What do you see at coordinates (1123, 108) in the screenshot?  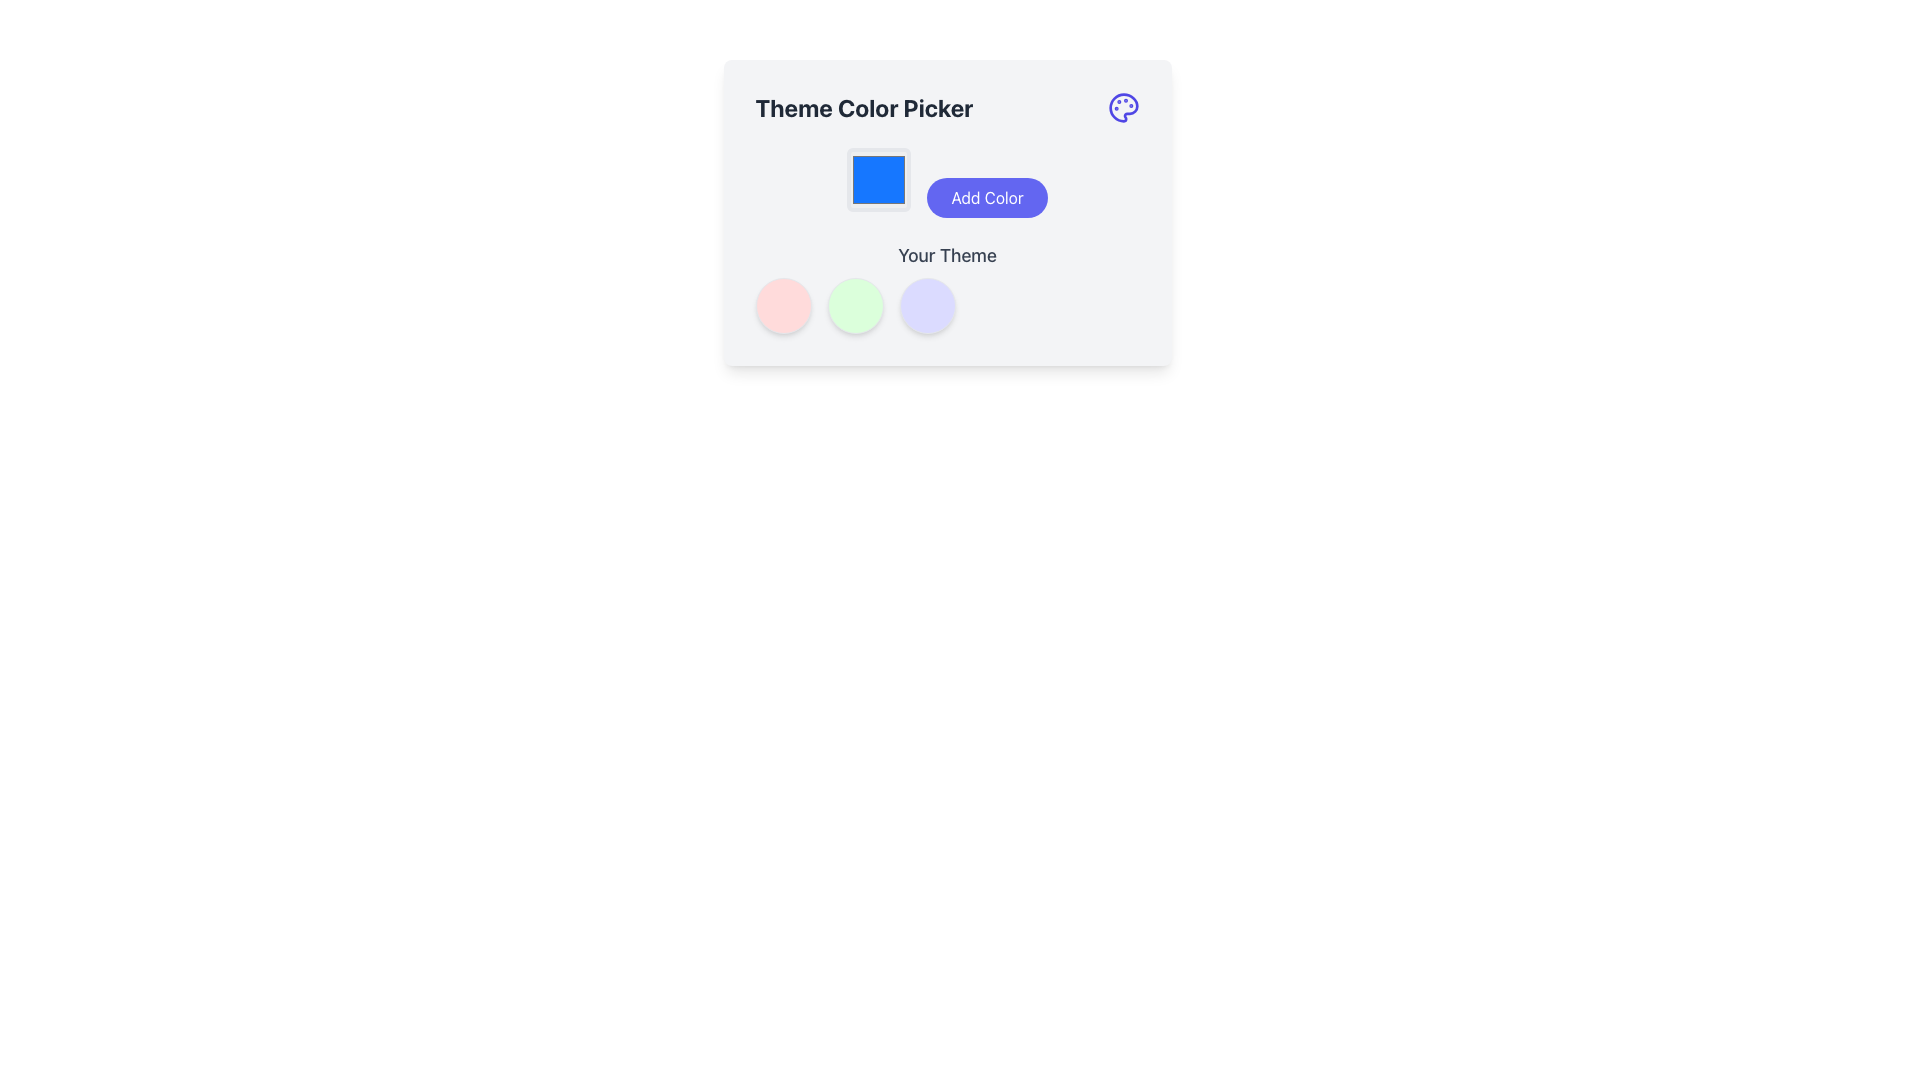 I see `the main body of the graphical icon resembling a palette shape, which is part of a collection of graphical elements in the top-right corner of the interface card` at bounding box center [1123, 108].